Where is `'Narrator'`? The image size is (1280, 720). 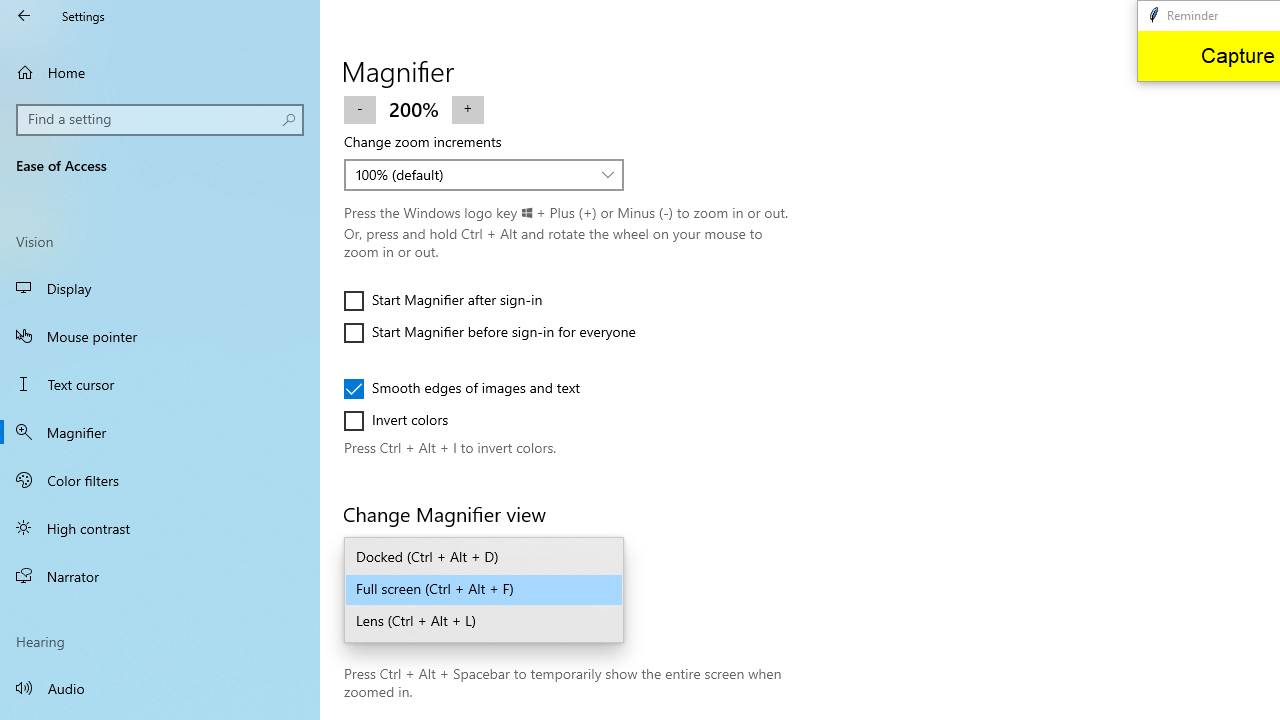
'Narrator' is located at coordinates (160, 576).